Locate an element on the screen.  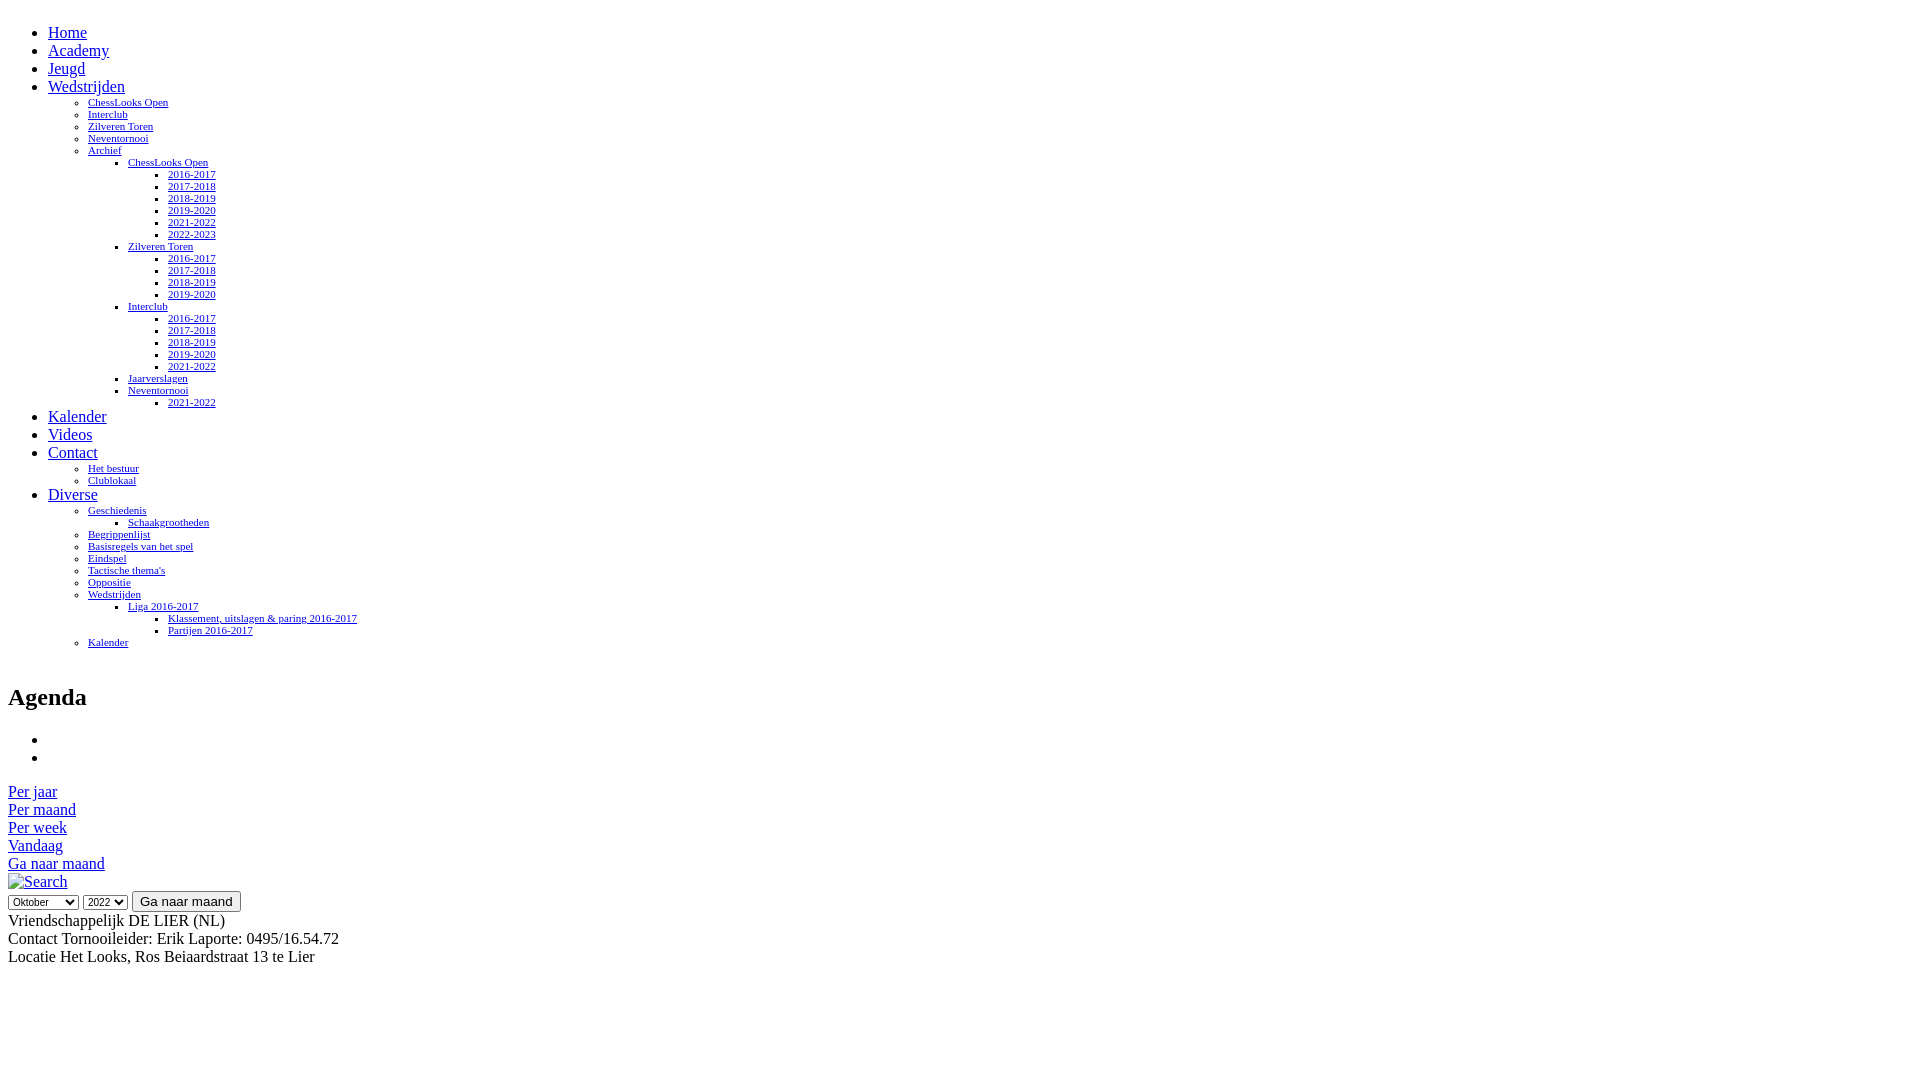
'Zilveren Toren' is located at coordinates (119, 126).